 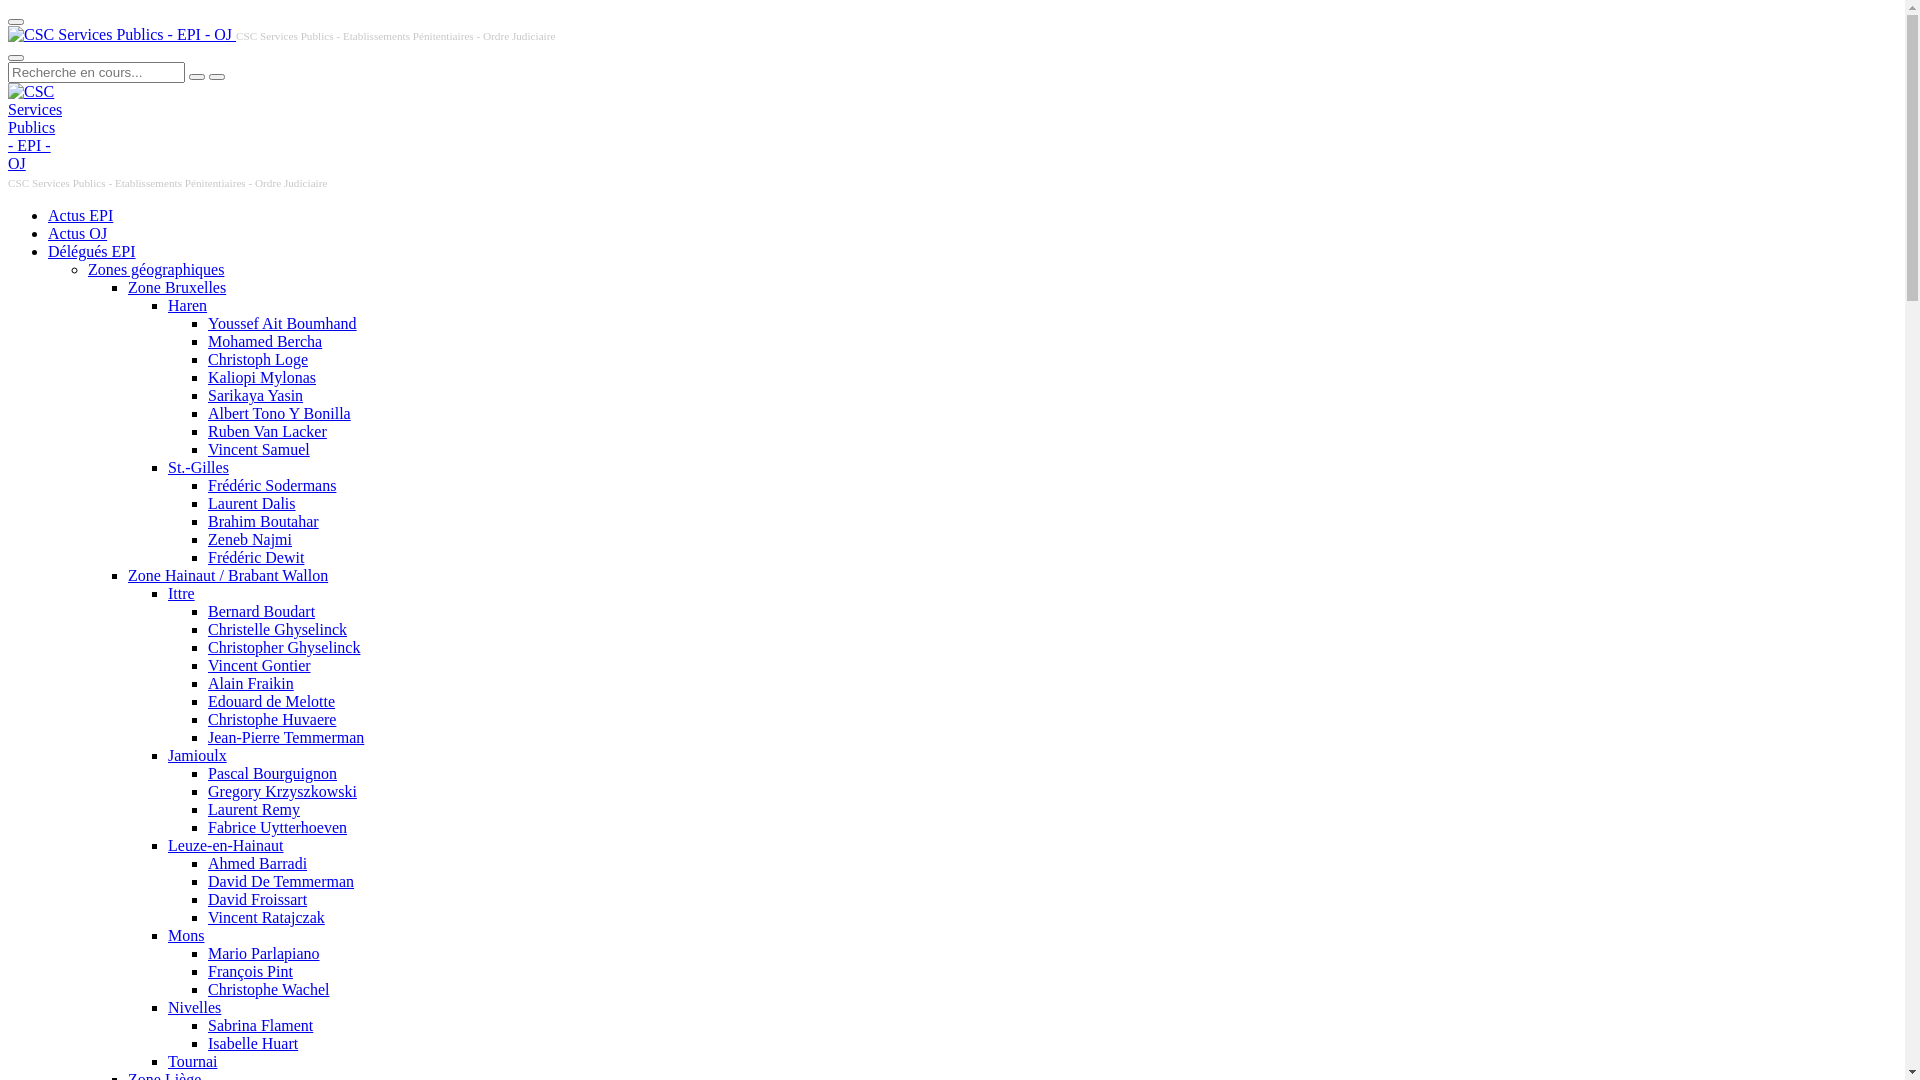 I want to click on 'Christoph Loge', so click(x=257, y=358).